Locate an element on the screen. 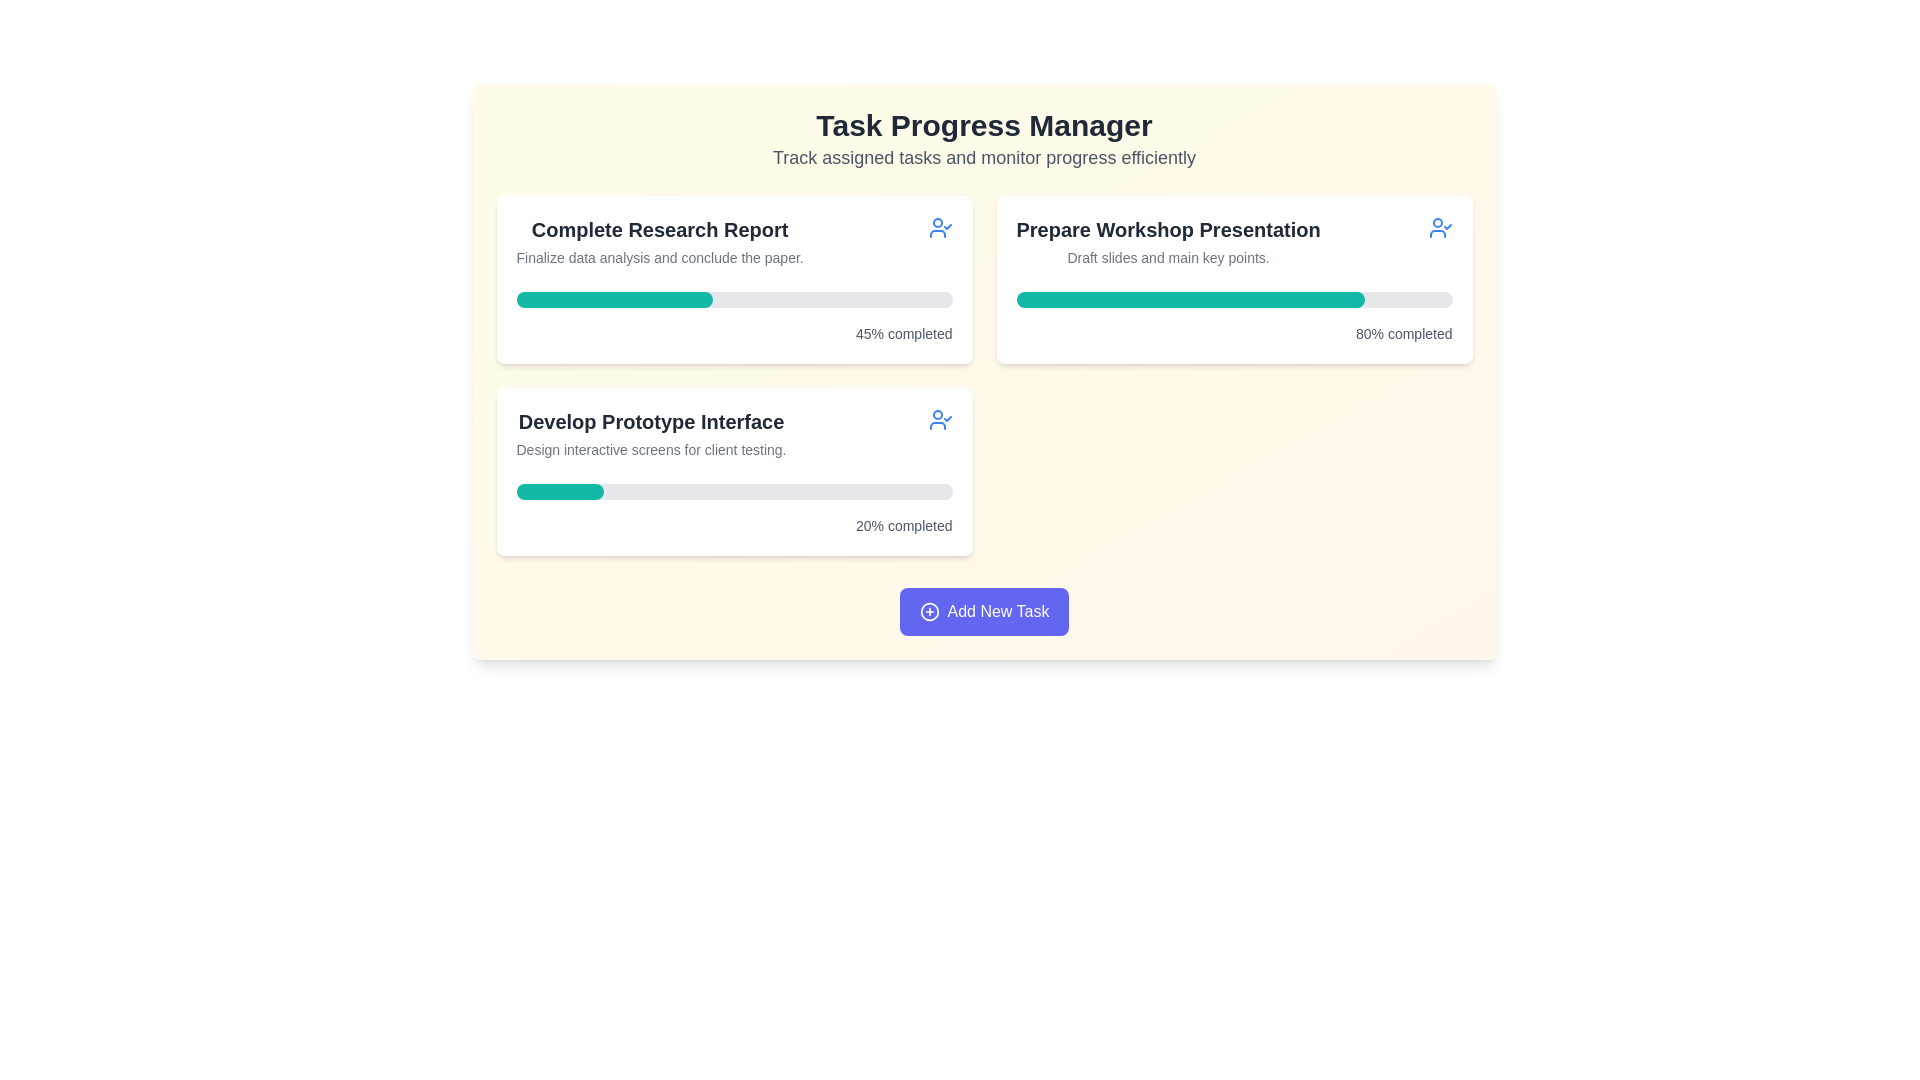 The width and height of the screenshot is (1920, 1080). the progress bar indicating 45% completion within the 'Complete Research Report' task card in the top left corner of the layout is located at coordinates (613, 300).